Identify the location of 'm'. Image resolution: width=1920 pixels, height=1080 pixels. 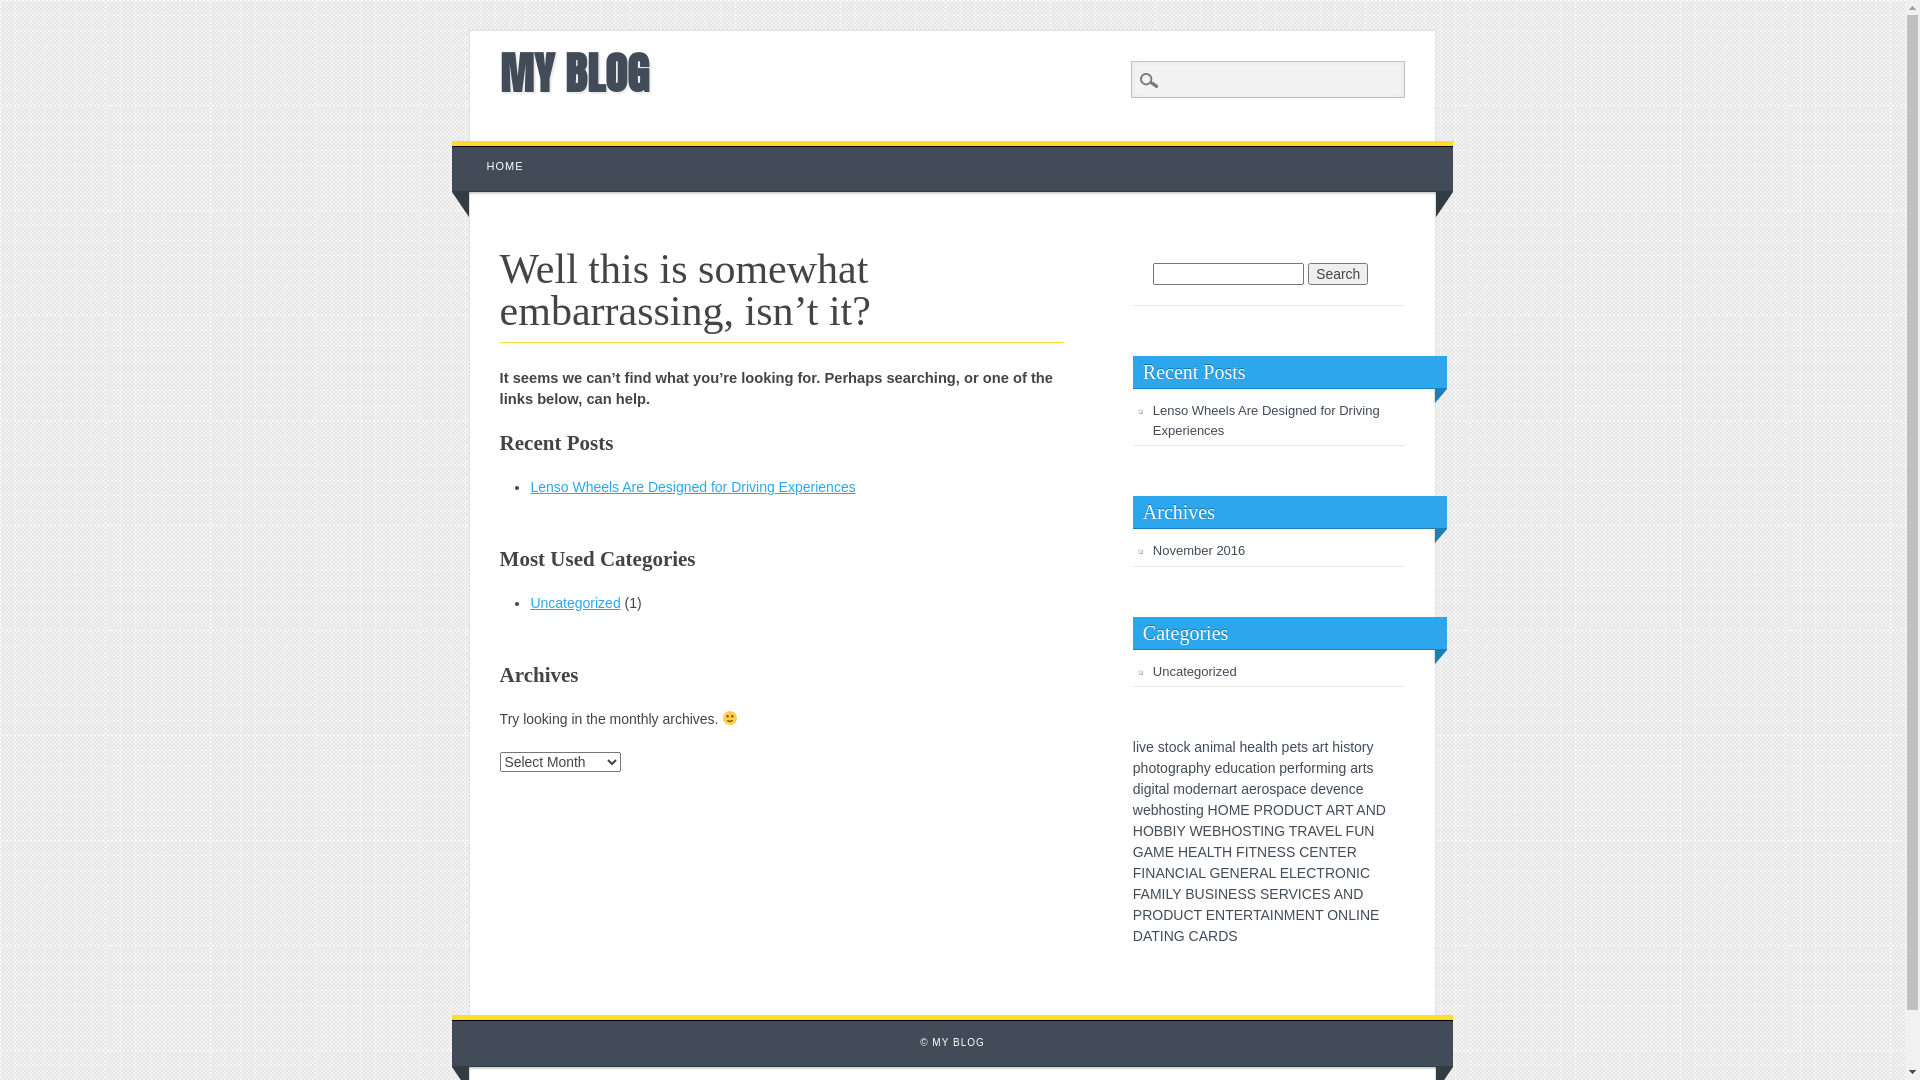
(1179, 788).